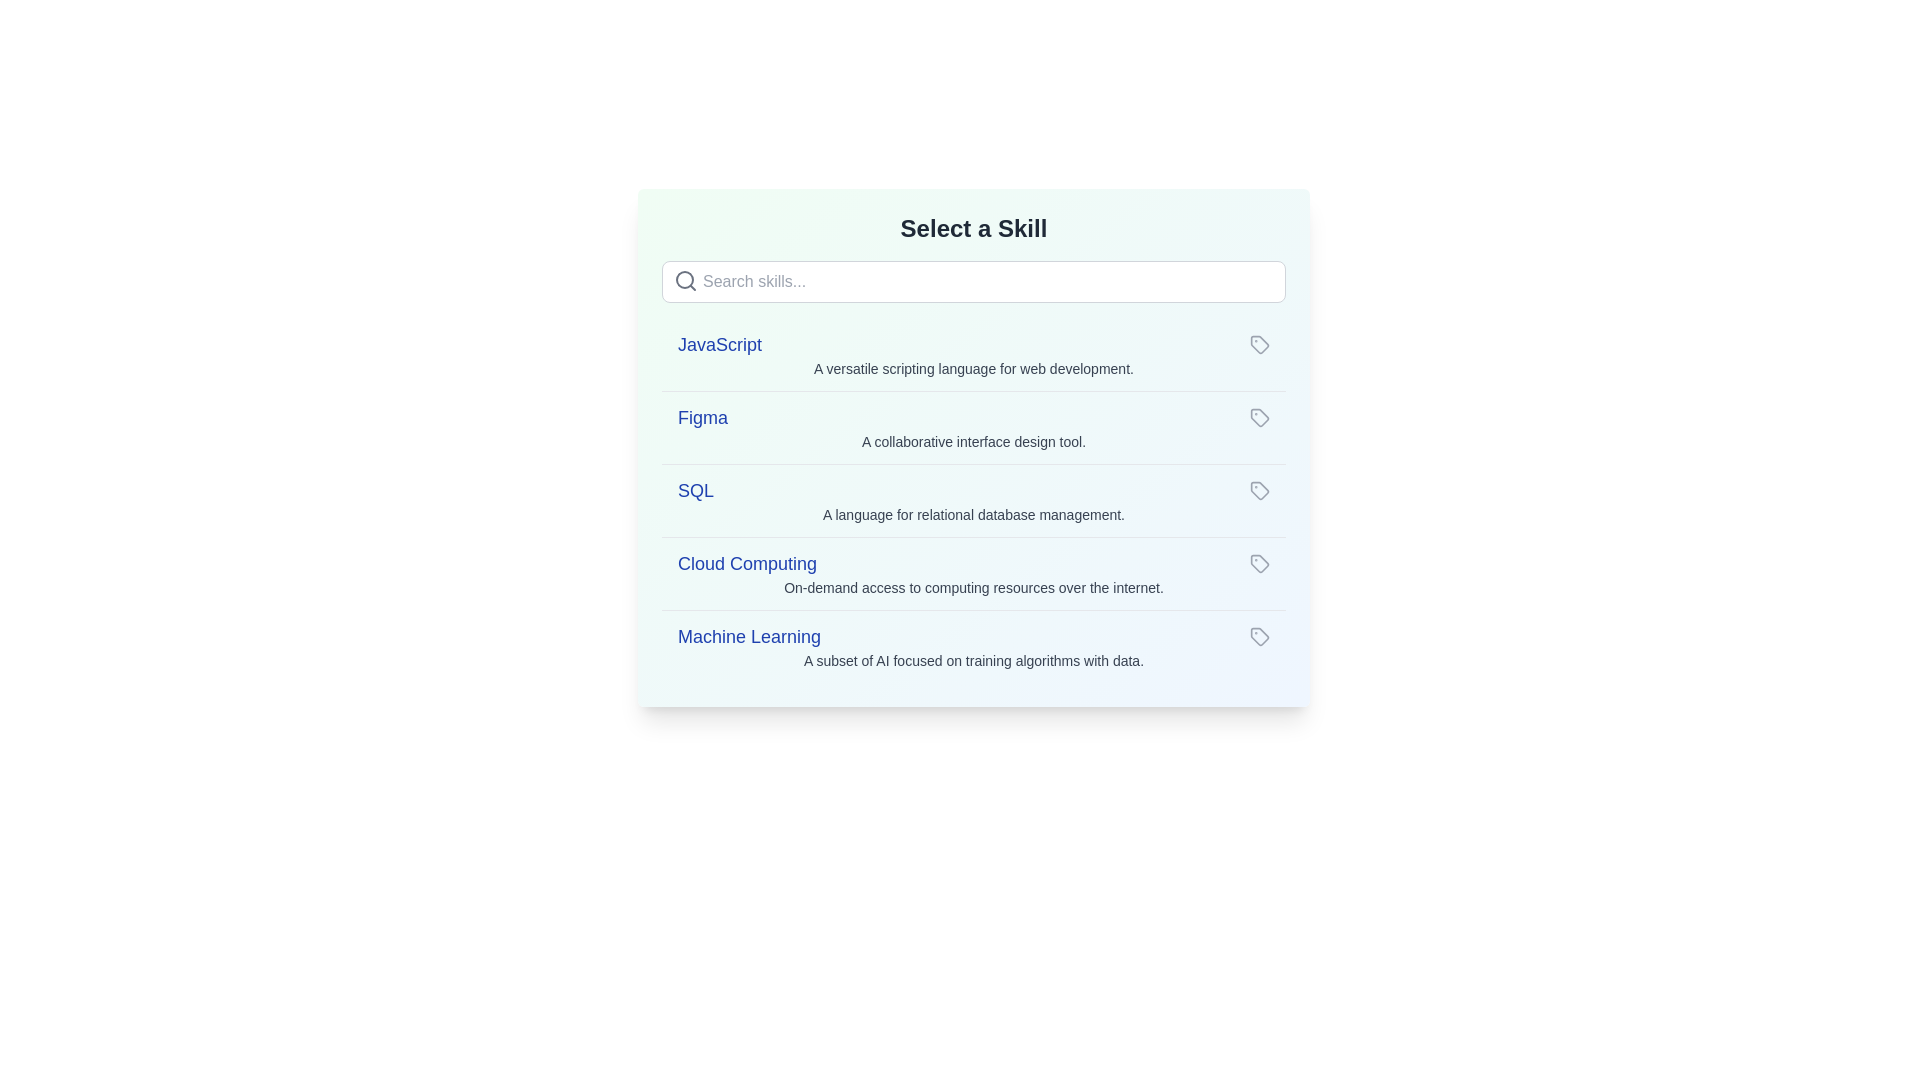  I want to click on the inner circular graphical component of the search icon within the search bar at the top of the skill selection interface, so click(685, 280).